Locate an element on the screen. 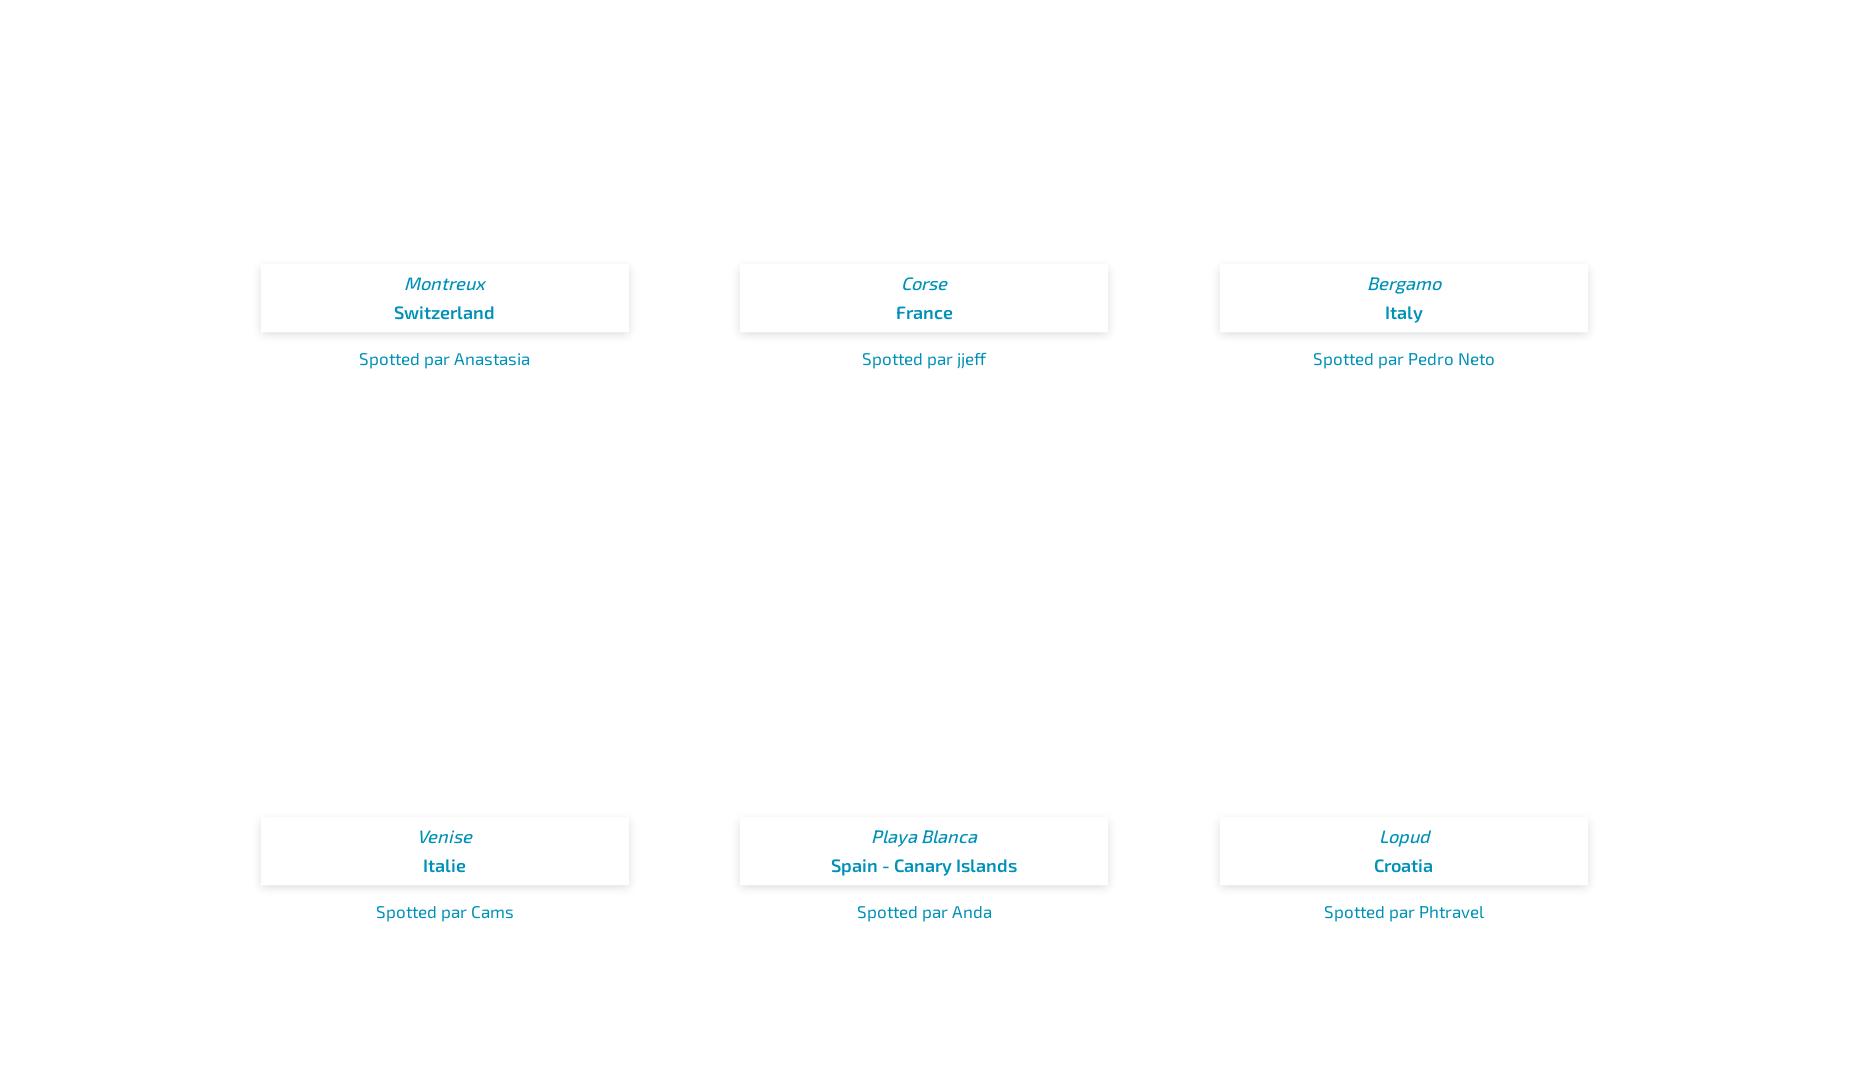 The height and width of the screenshot is (1074, 1850). 'Lopud' is located at coordinates (1377, 836).